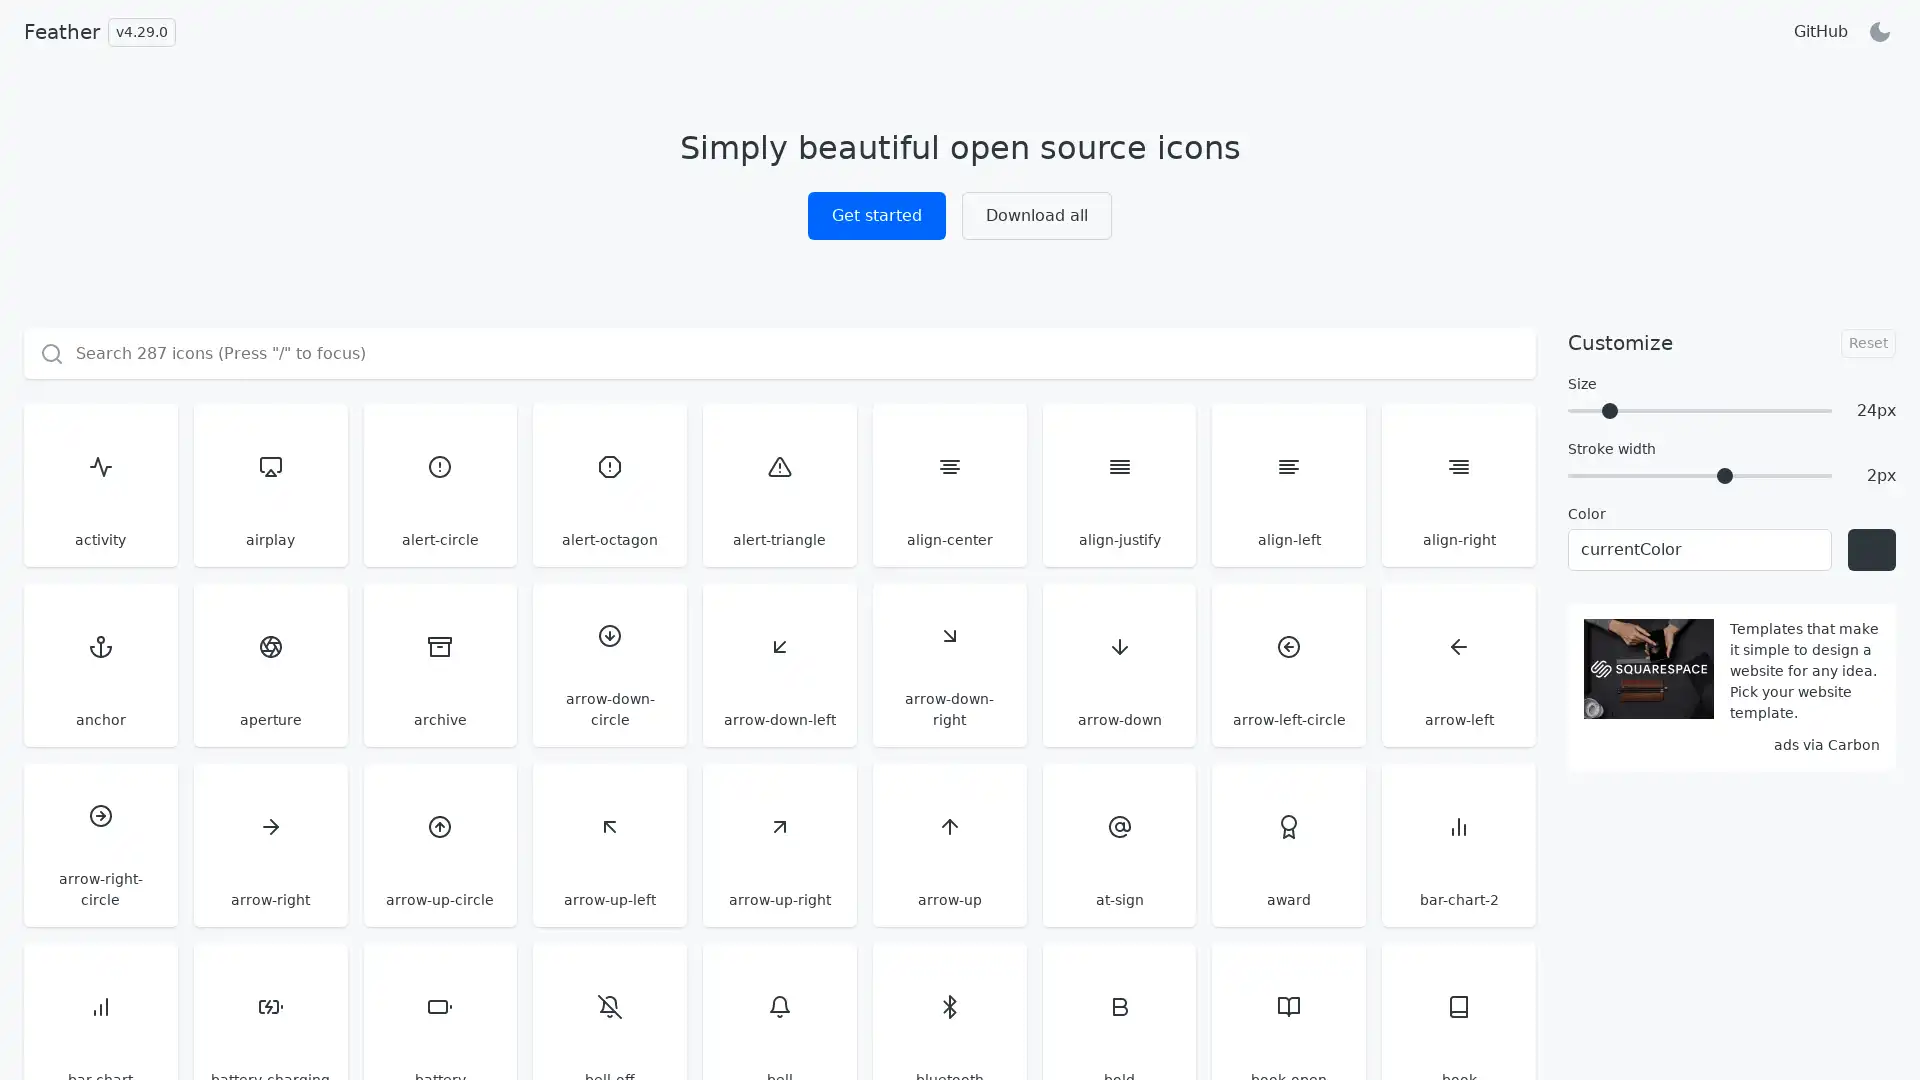  What do you see at coordinates (99, 664) in the screenshot?
I see `anchor` at bounding box center [99, 664].